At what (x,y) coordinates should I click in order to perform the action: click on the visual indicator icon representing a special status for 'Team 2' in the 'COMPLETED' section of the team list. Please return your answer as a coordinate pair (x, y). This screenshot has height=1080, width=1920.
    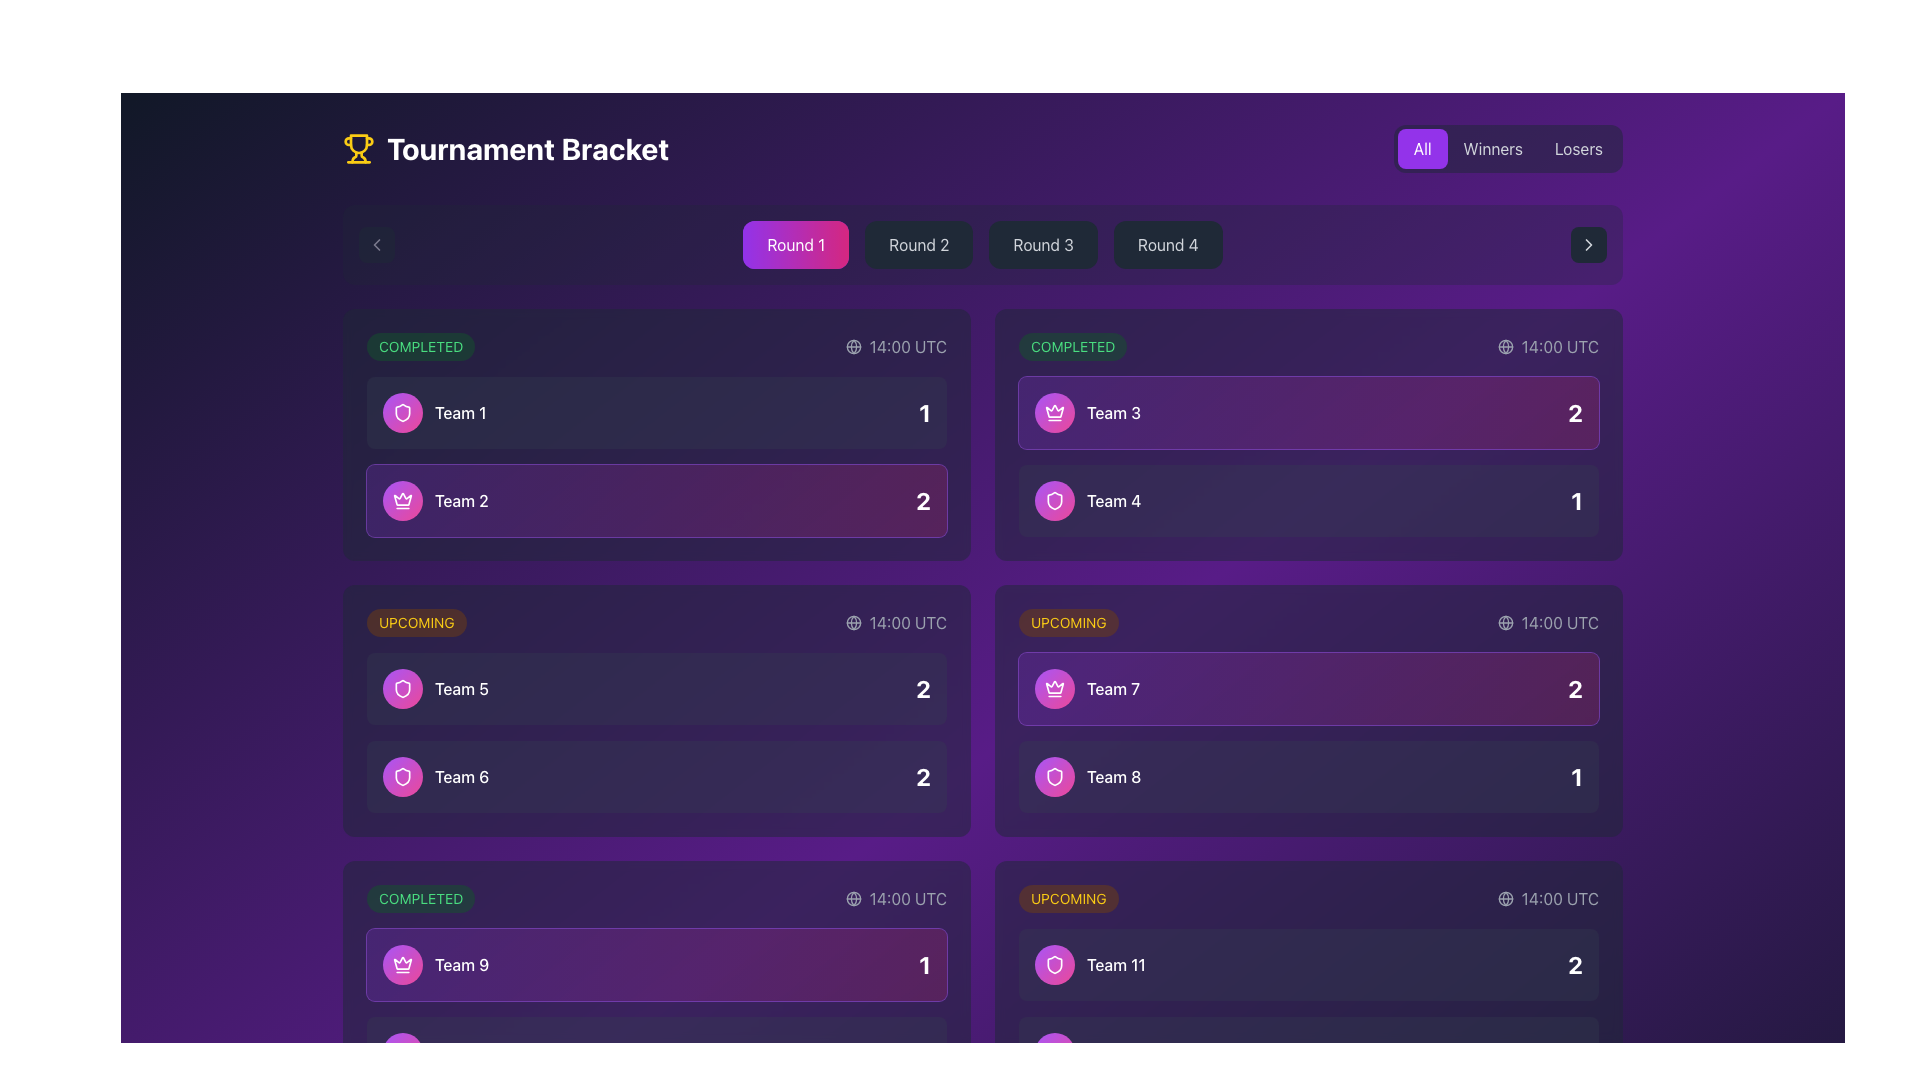
    Looking at the image, I should click on (402, 500).